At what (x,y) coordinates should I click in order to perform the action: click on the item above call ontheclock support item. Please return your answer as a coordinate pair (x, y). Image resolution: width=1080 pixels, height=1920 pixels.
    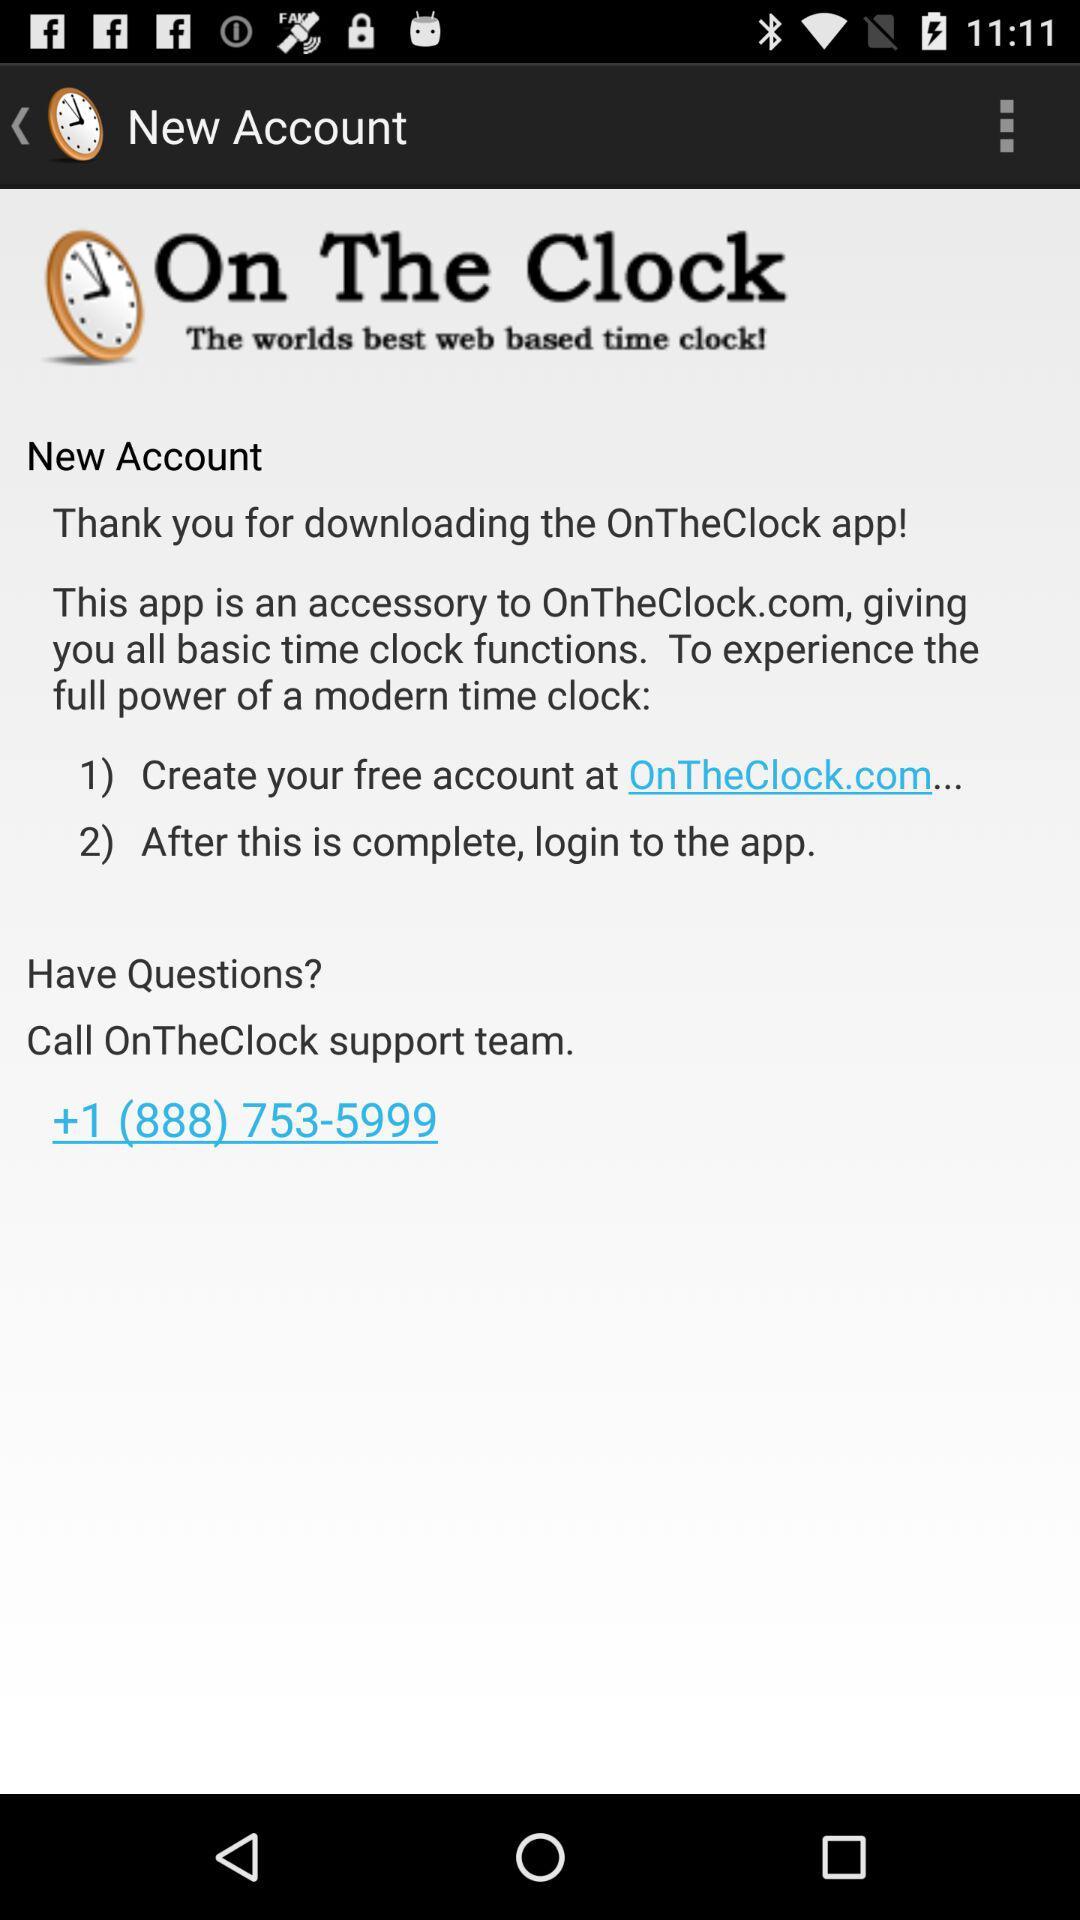
    Looking at the image, I should click on (173, 972).